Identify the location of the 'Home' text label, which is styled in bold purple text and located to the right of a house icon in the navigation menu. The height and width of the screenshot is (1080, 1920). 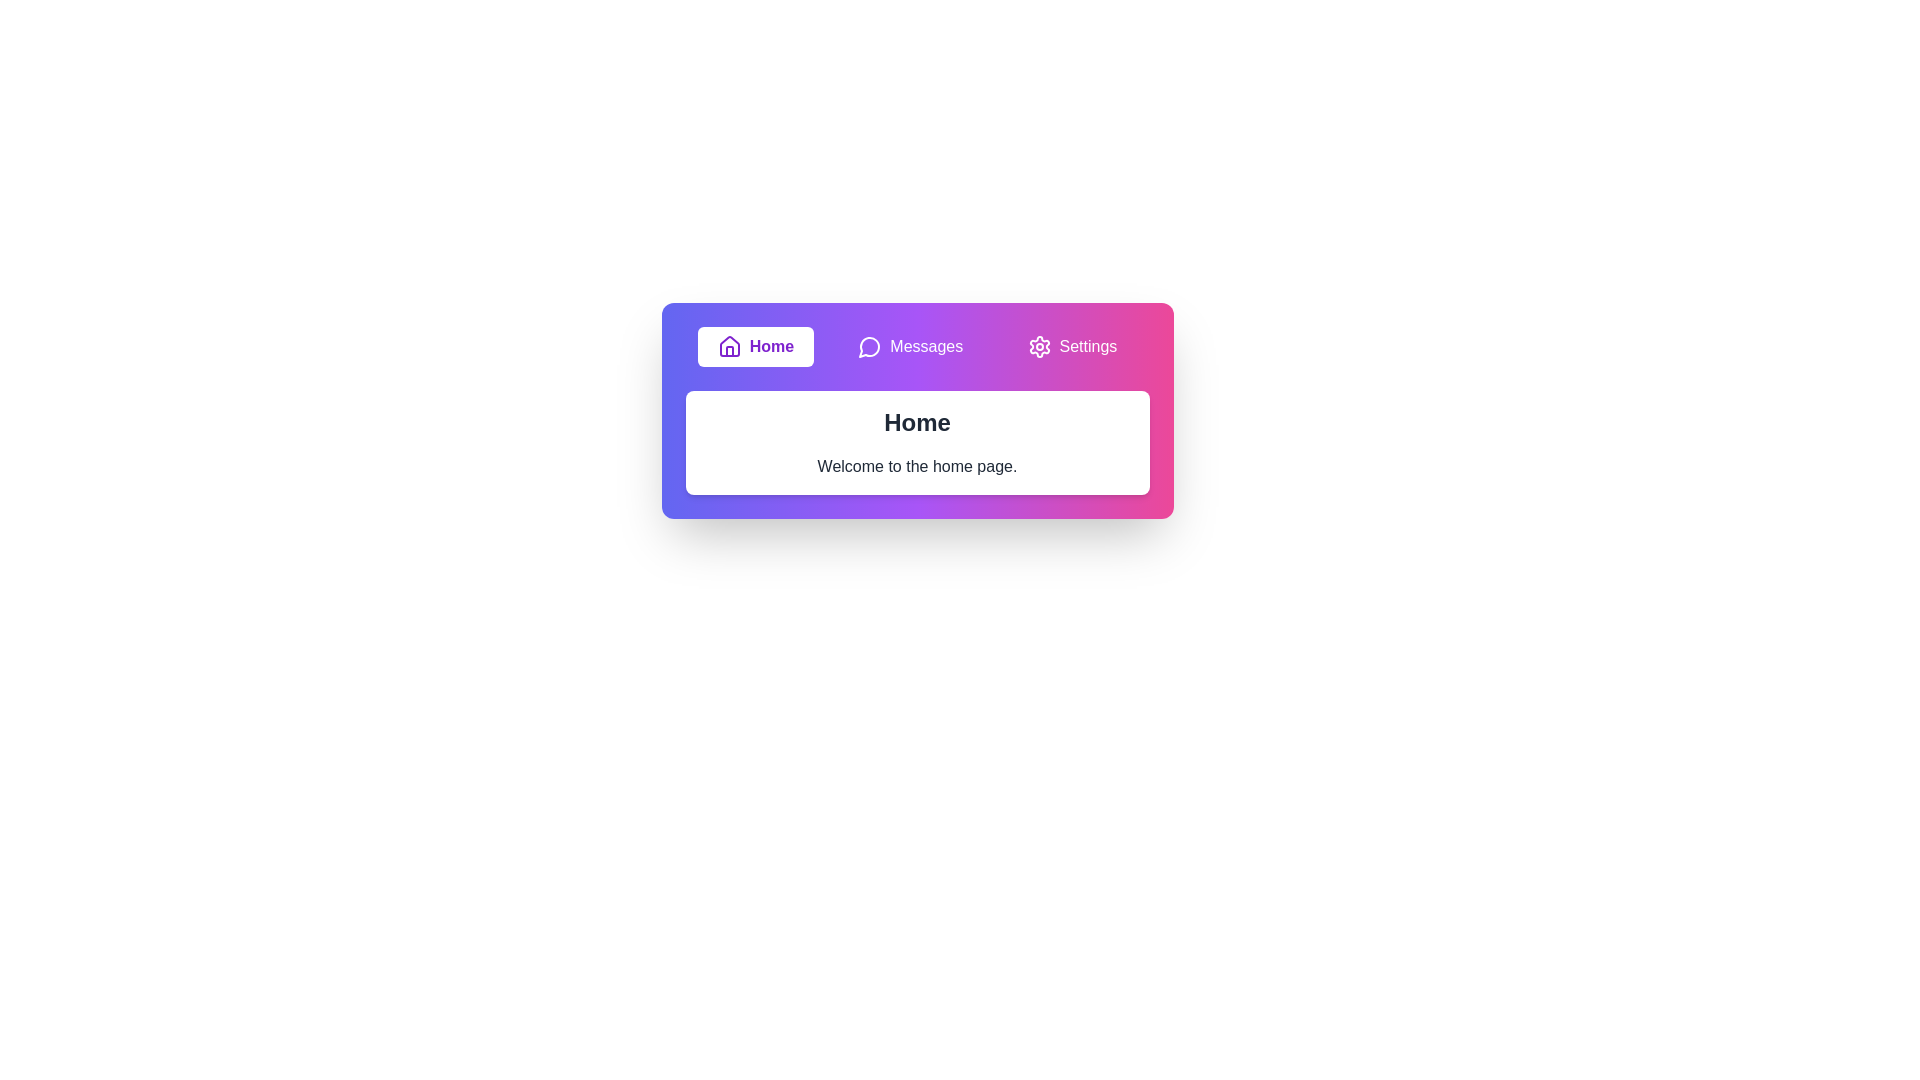
(754, 346).